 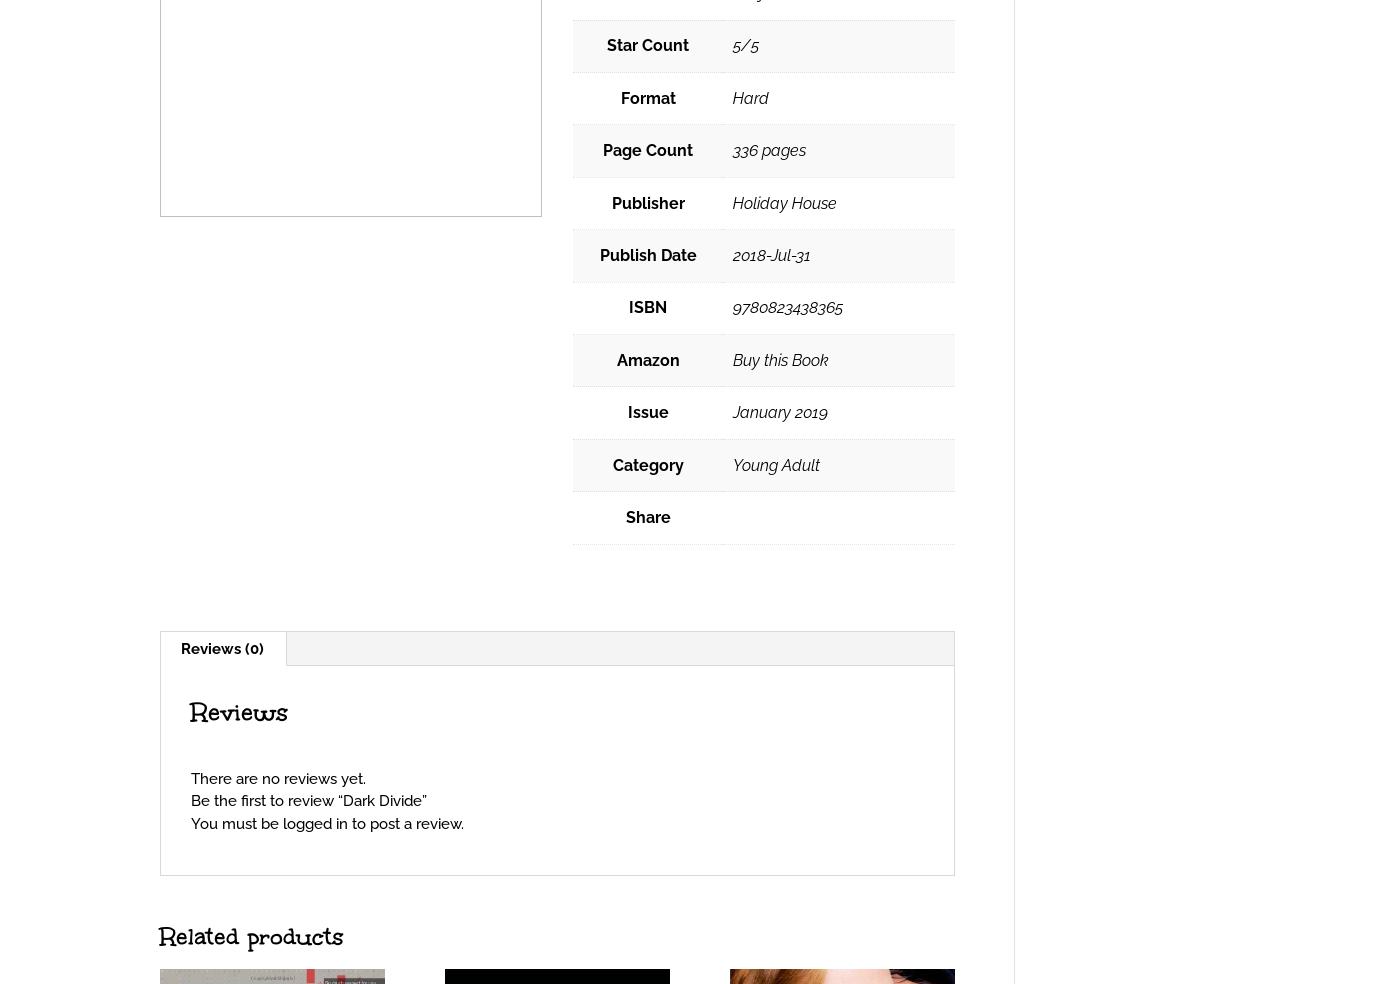 What do you see at coordinates (778, 358) in the screenshot?
I see `'Buy this Book'` at bounding box center [778, 358].